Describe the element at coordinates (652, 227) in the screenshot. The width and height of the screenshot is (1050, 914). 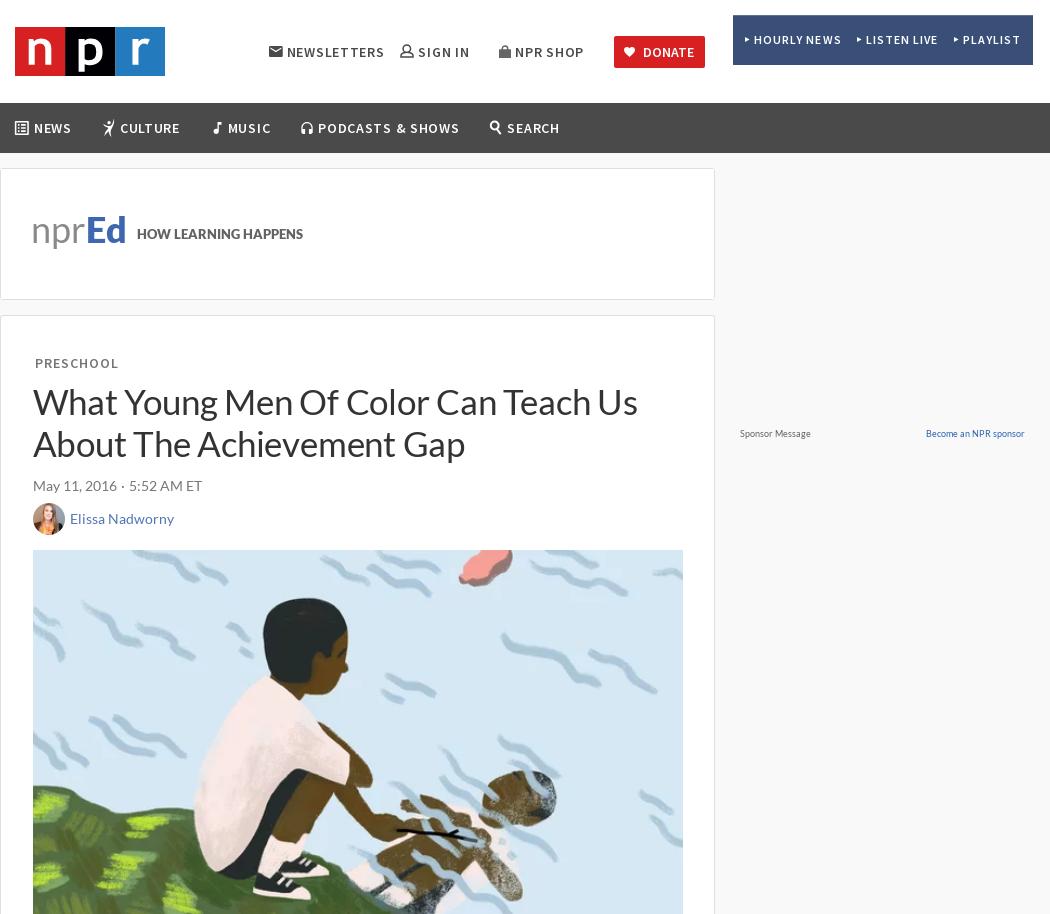
I see `'TED Radio Hour'` at that location.